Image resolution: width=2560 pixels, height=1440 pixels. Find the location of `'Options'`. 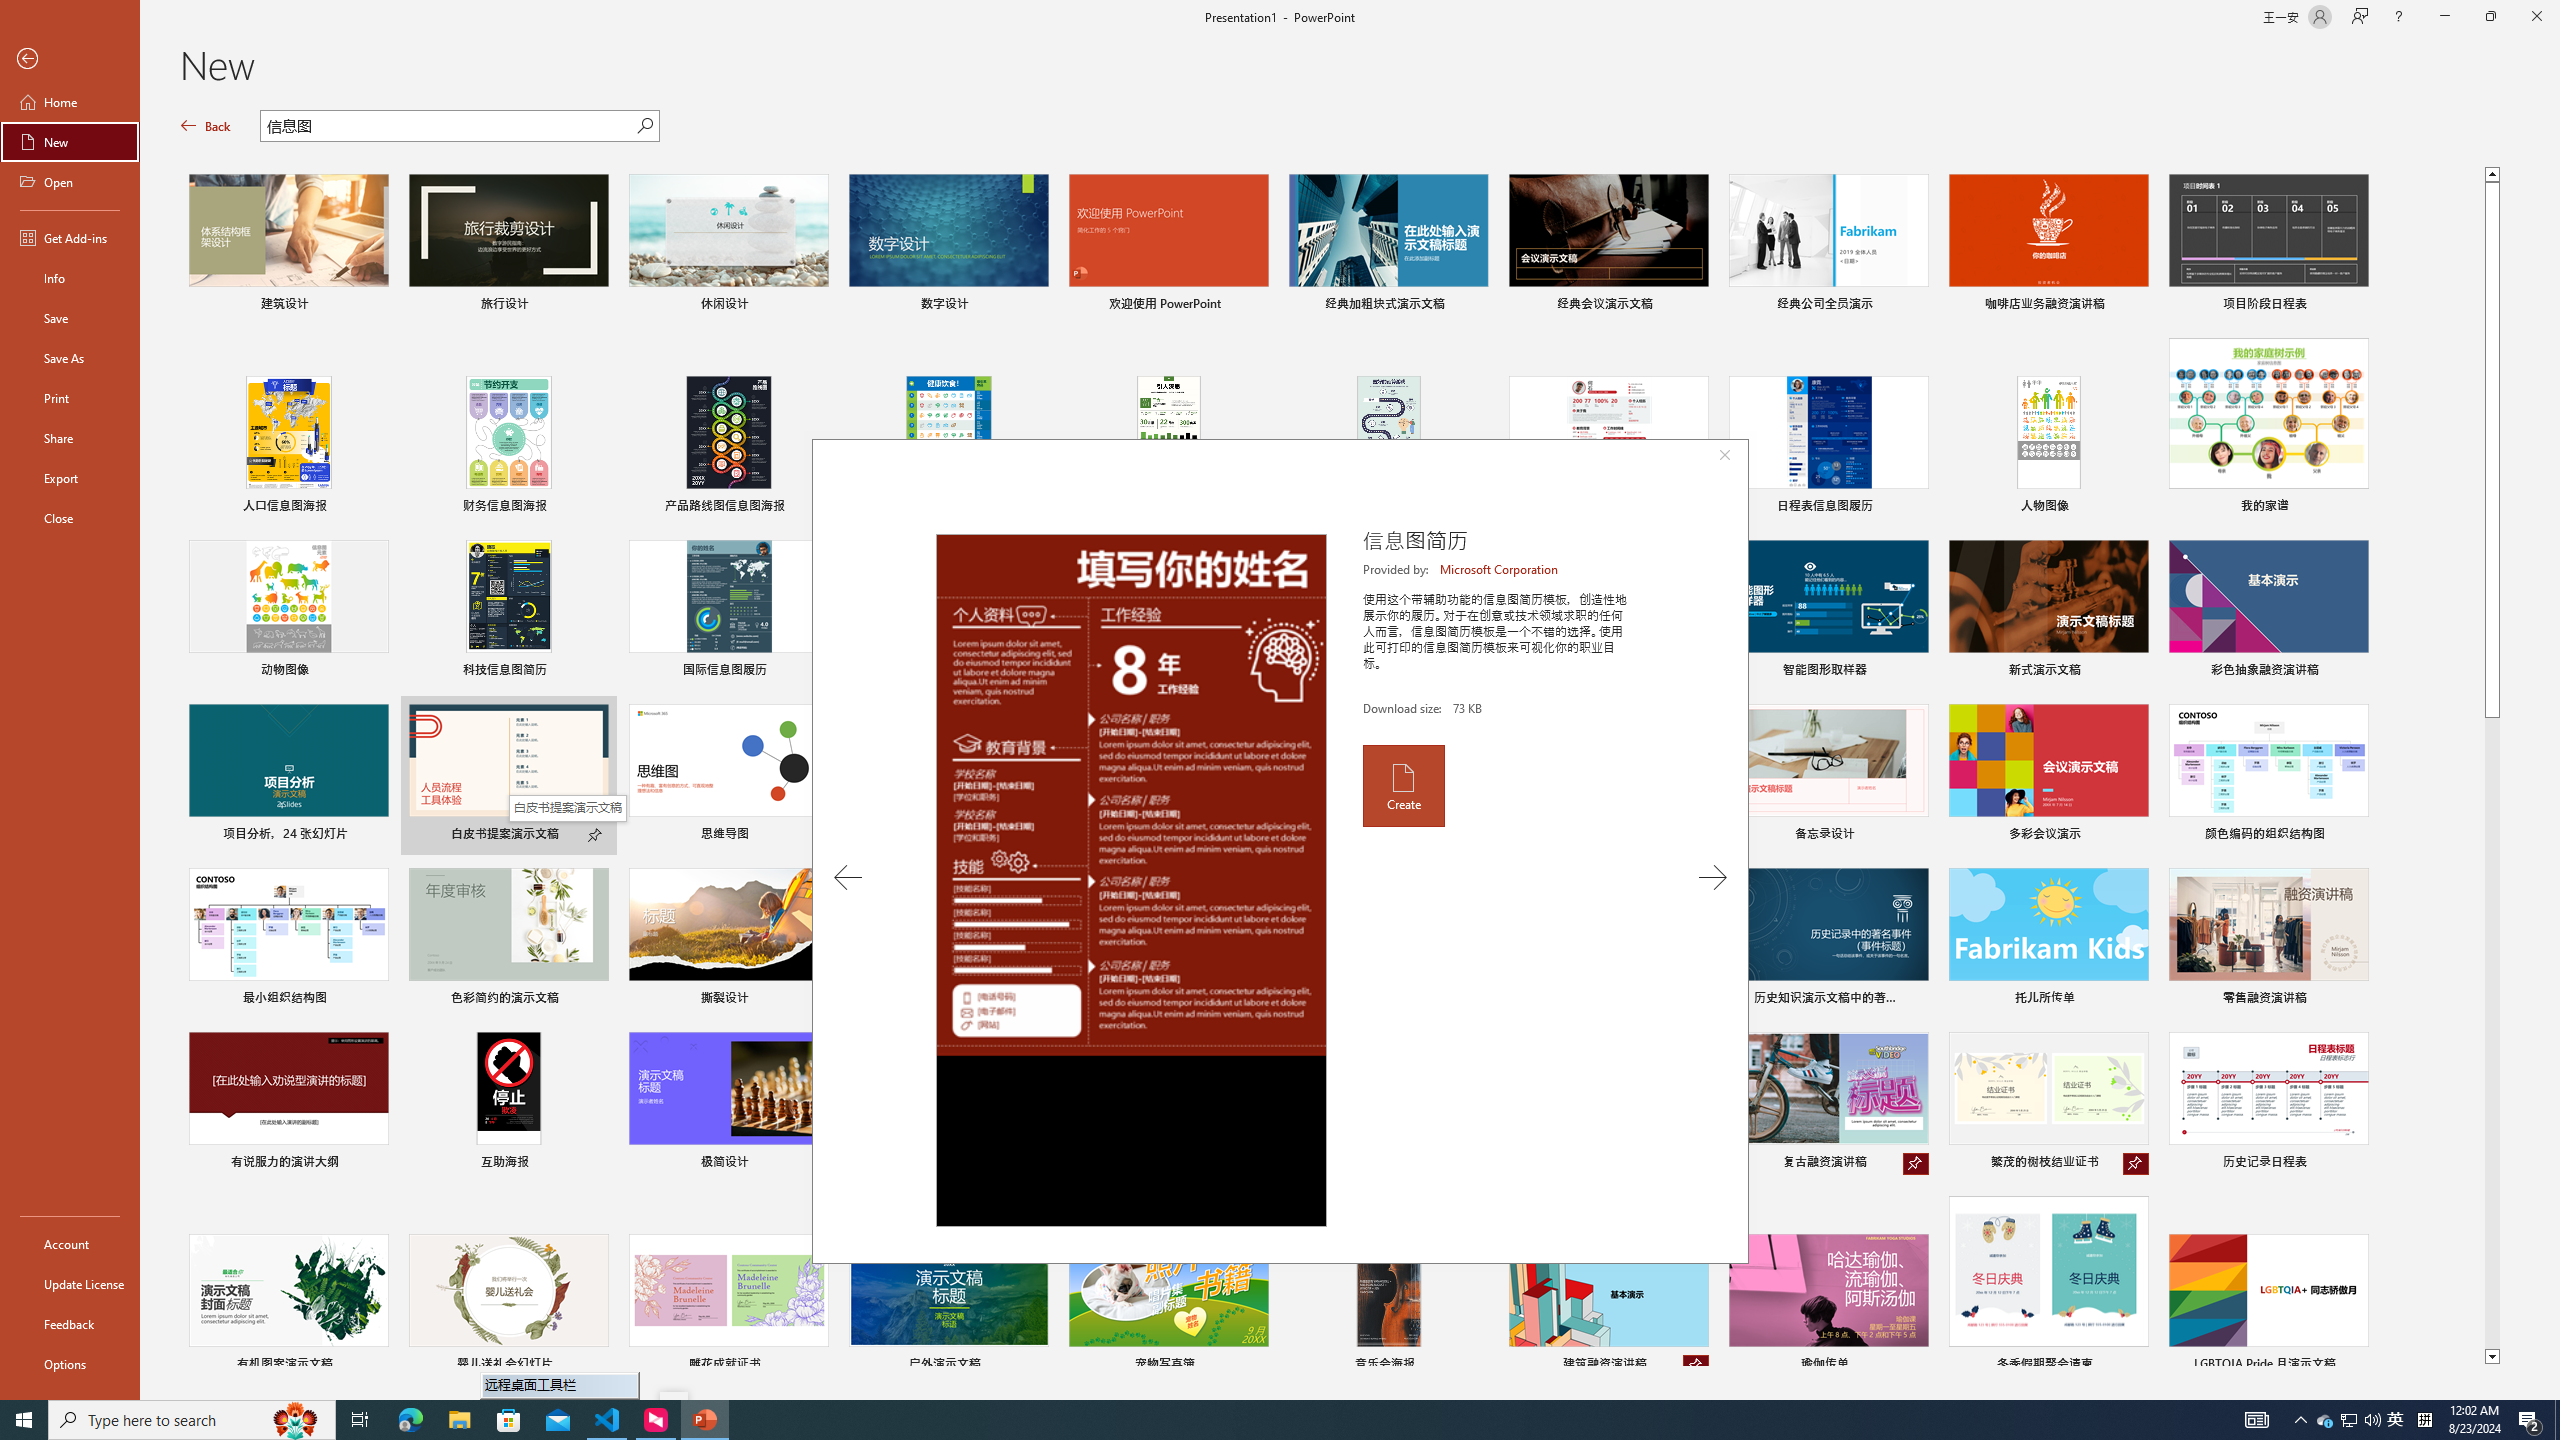

'Options' is located at coordinates (69, 1363).